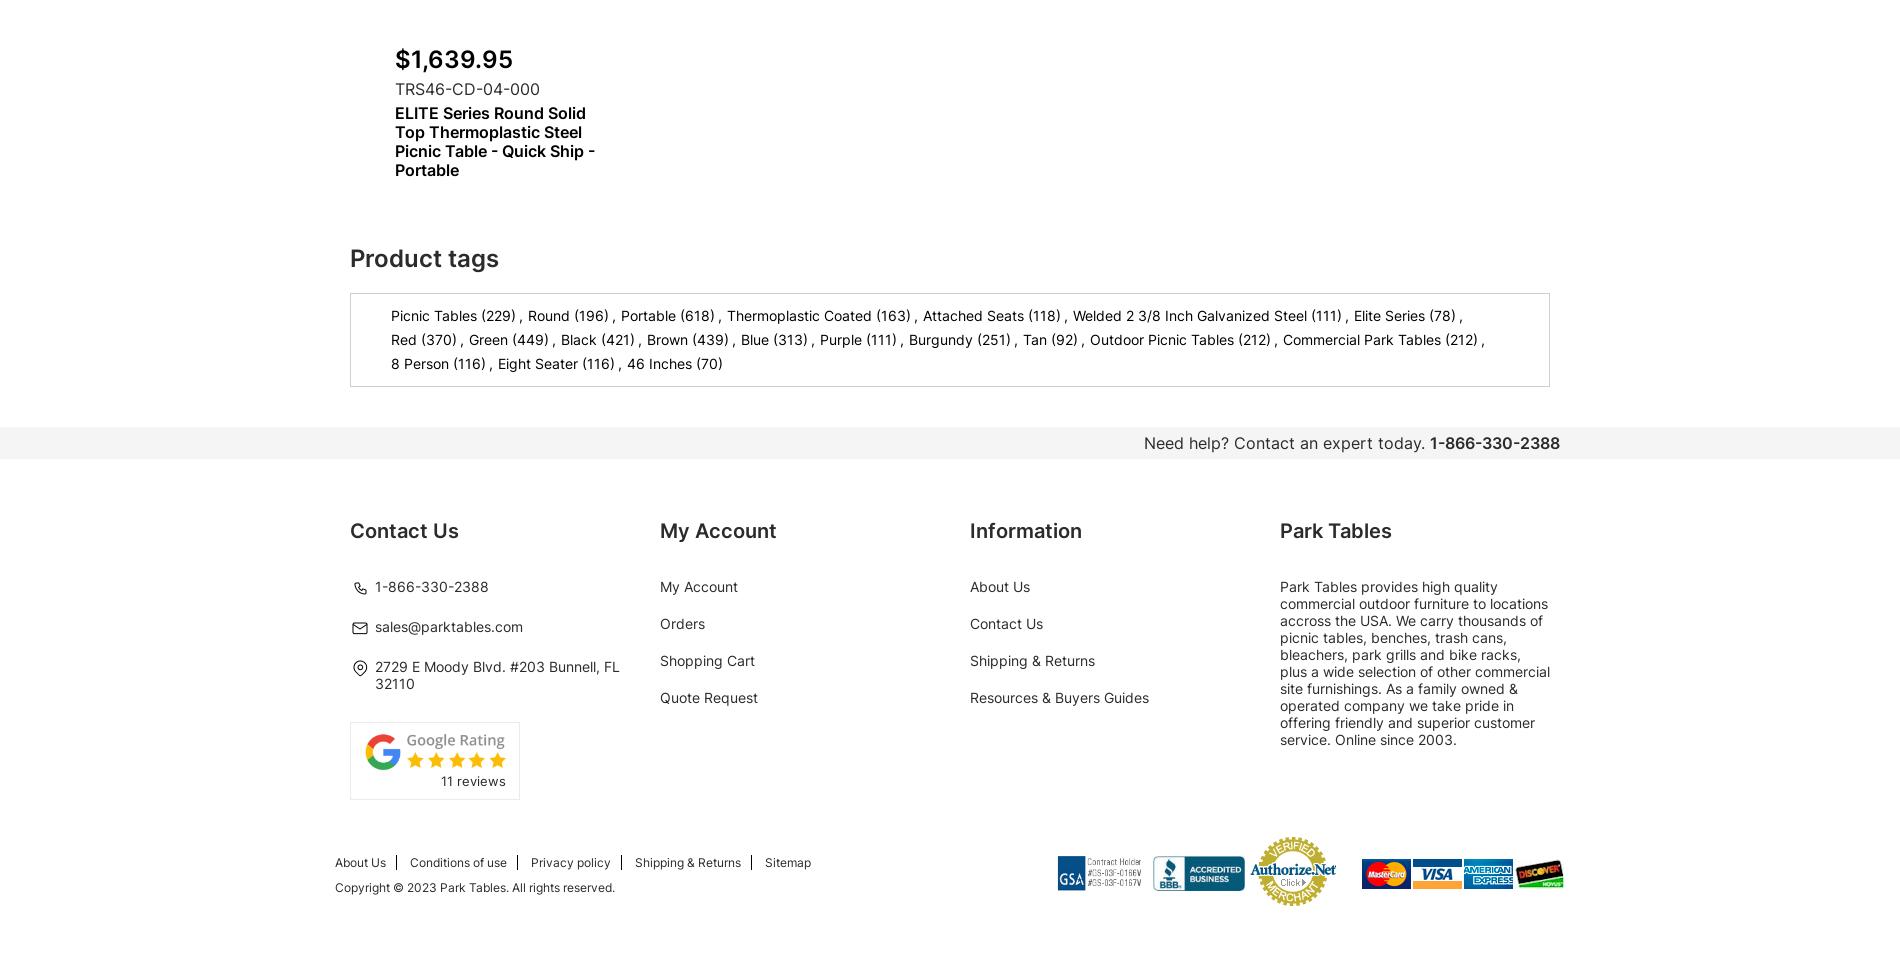  What do you see at coordinates (423, 258) in the screenshot?
I see `'Product tags'` at bounding box center [423, 258].